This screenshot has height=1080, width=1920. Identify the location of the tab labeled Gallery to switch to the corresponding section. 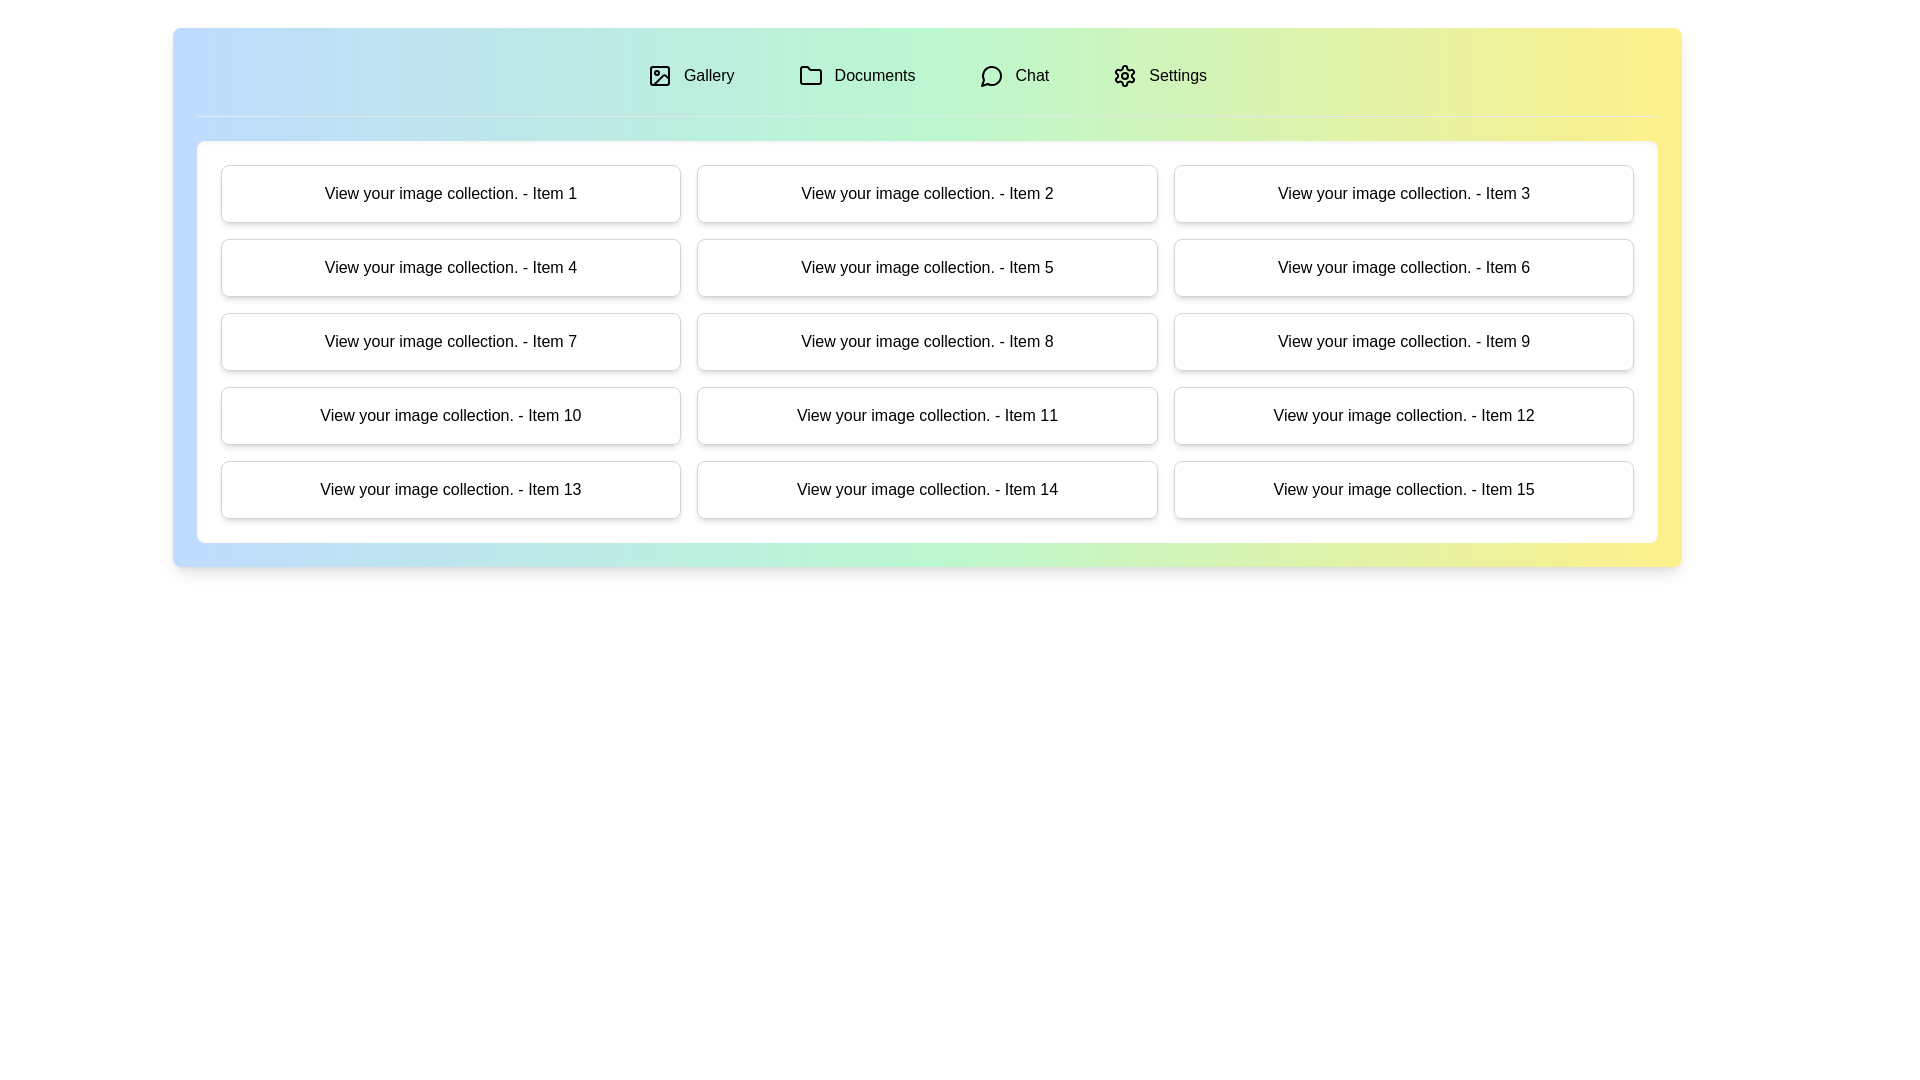
(691, 75).